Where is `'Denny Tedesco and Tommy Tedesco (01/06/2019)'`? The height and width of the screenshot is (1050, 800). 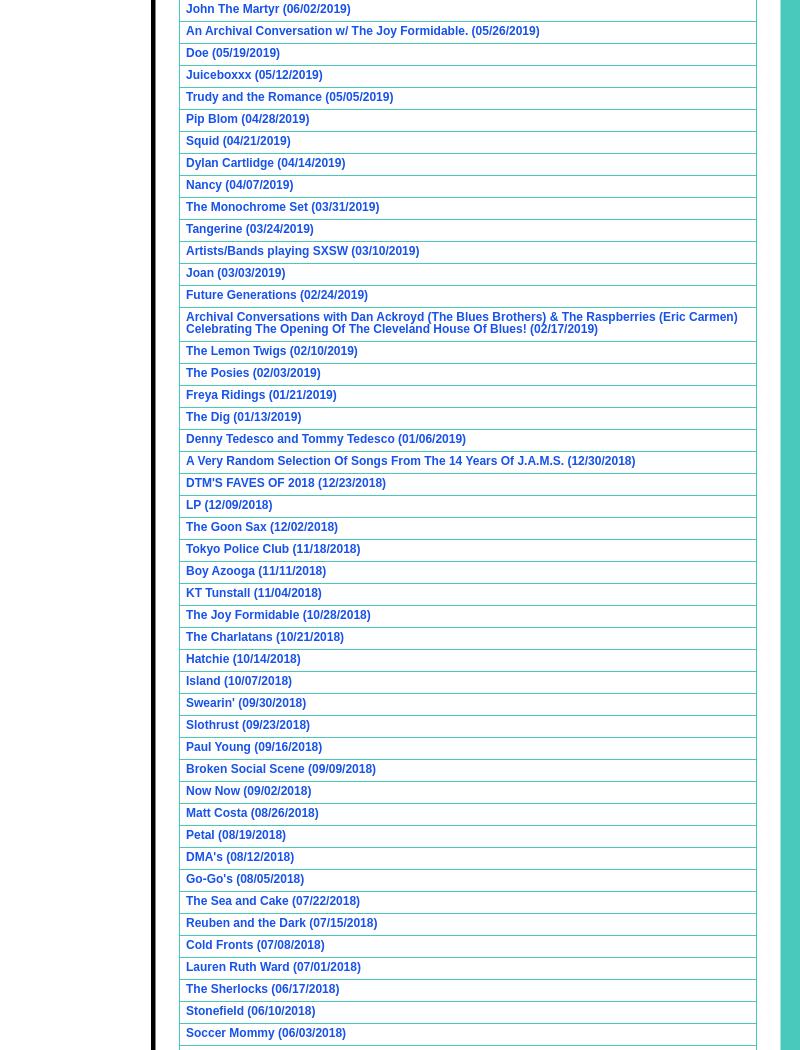 'Denny Tedesco and Tommy Tedesco (01/06/2019)' is located at coordinates (325, 438).